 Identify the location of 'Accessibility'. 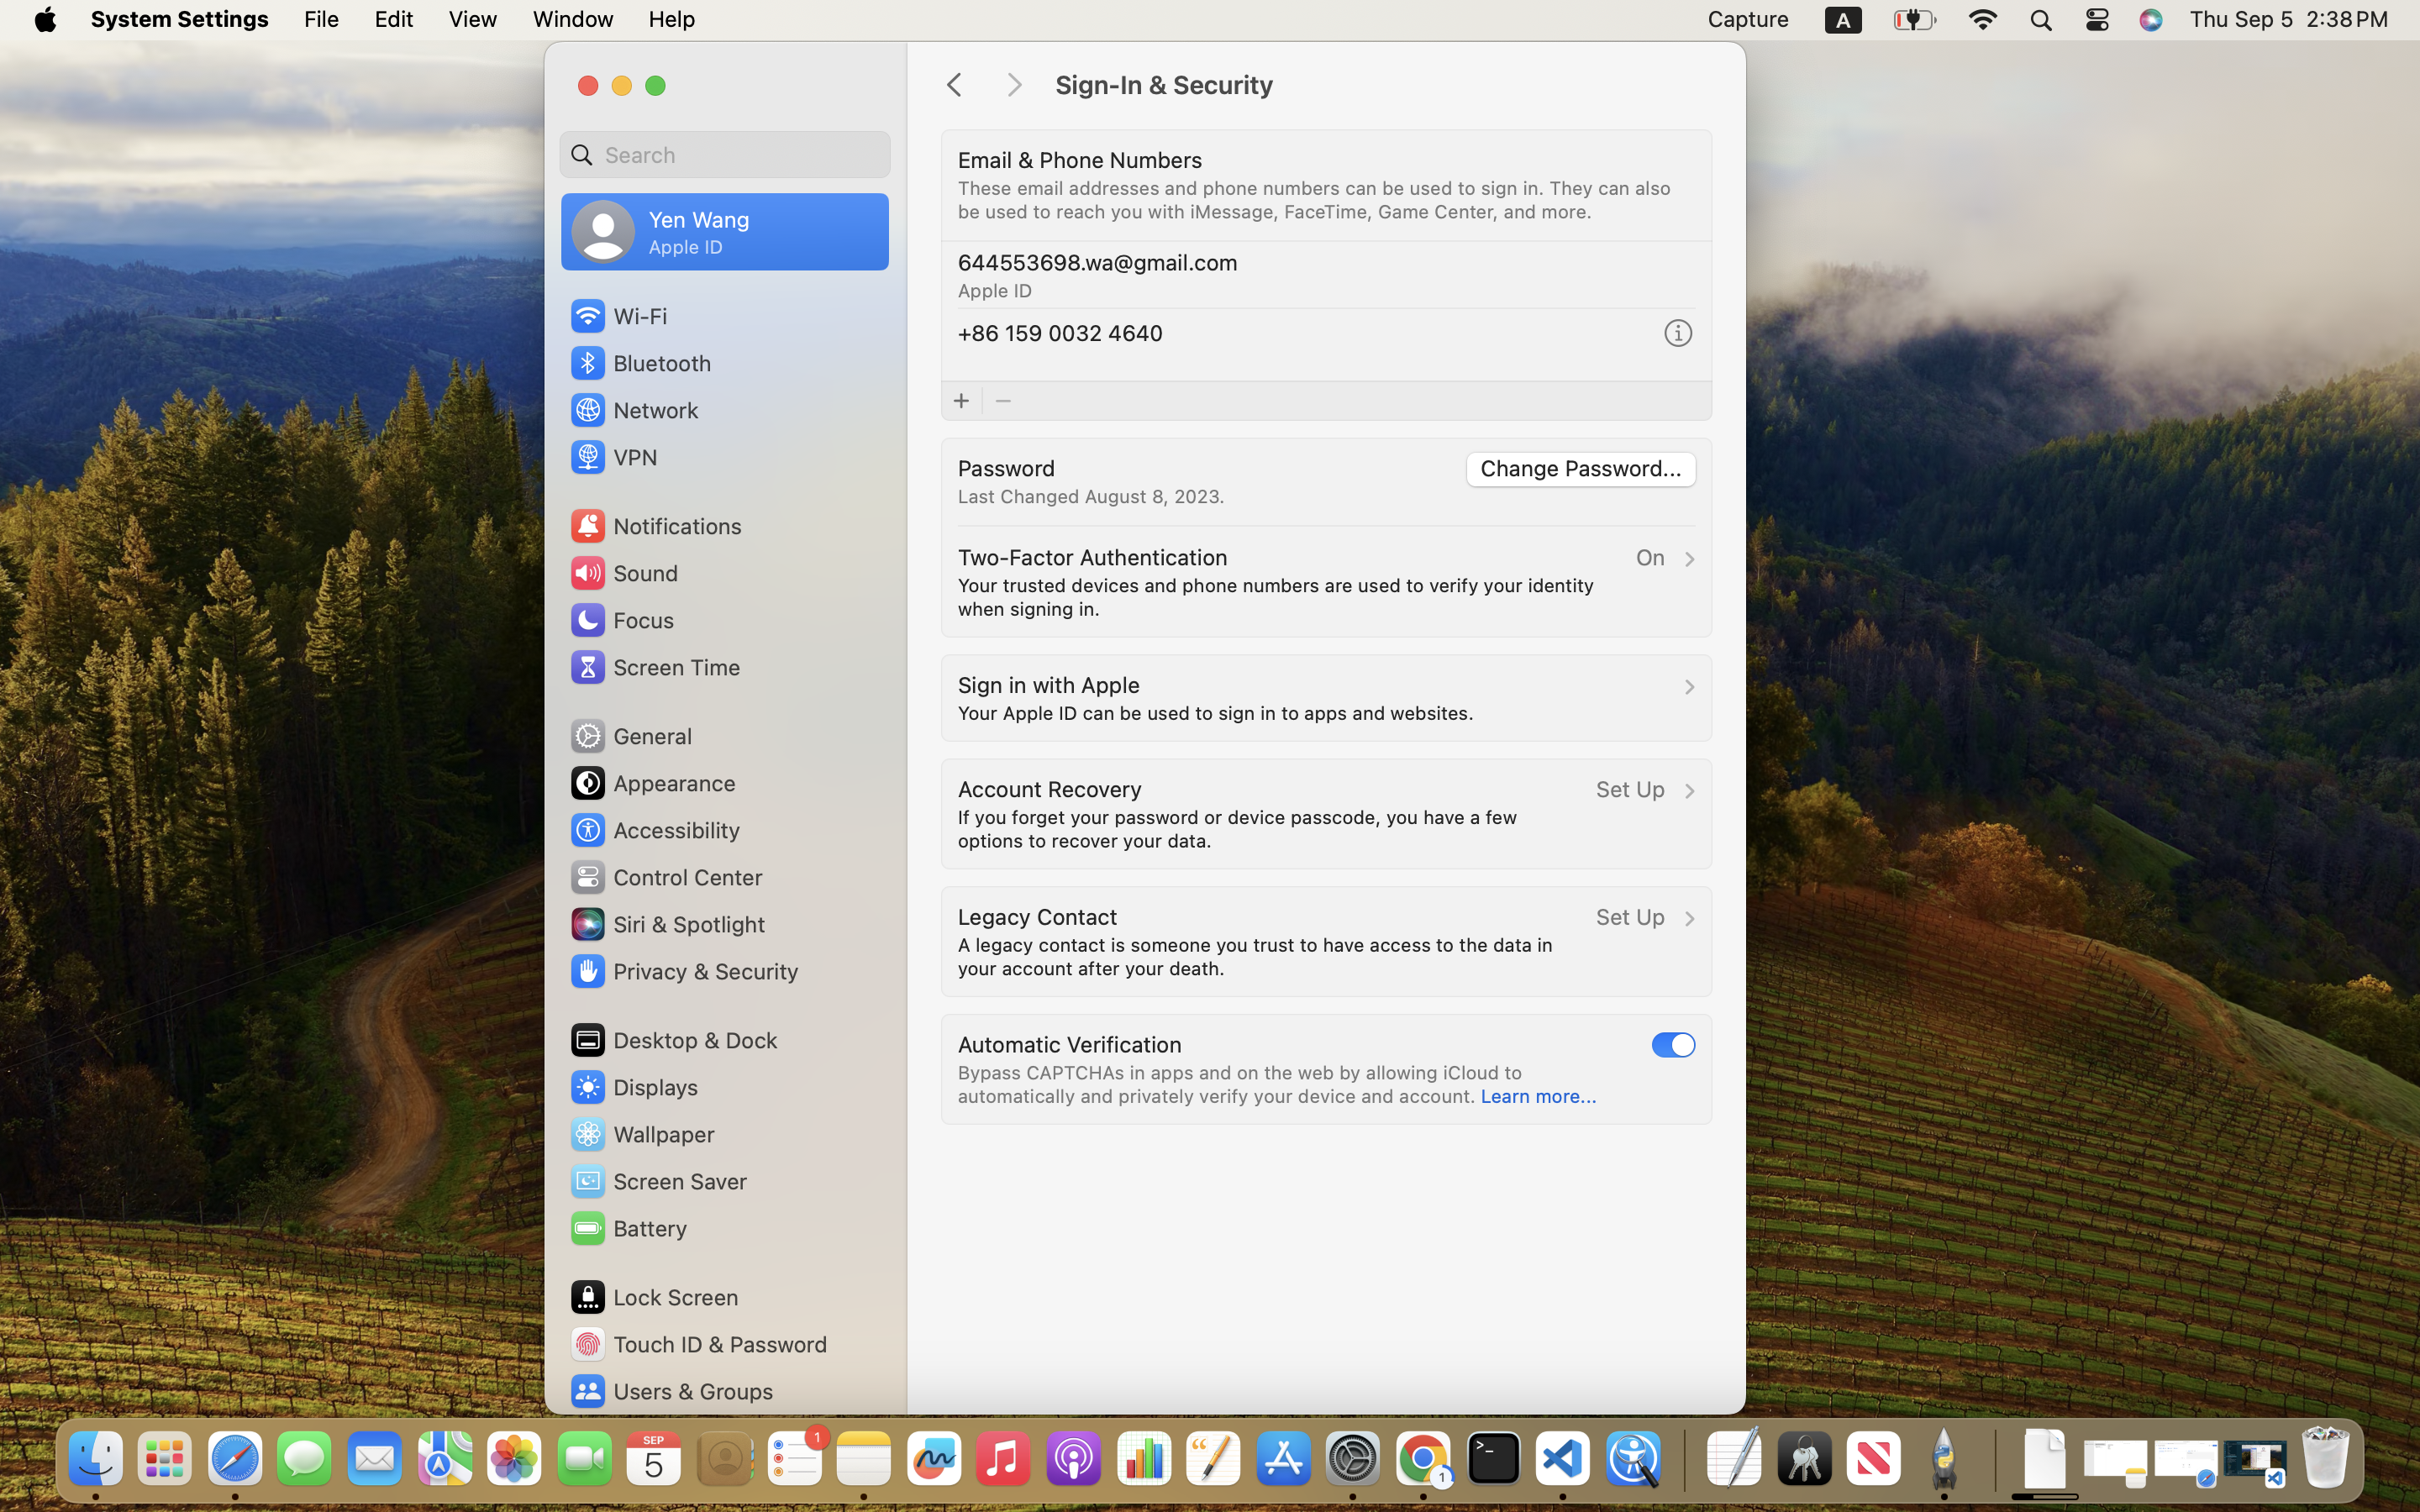
(655, 830).